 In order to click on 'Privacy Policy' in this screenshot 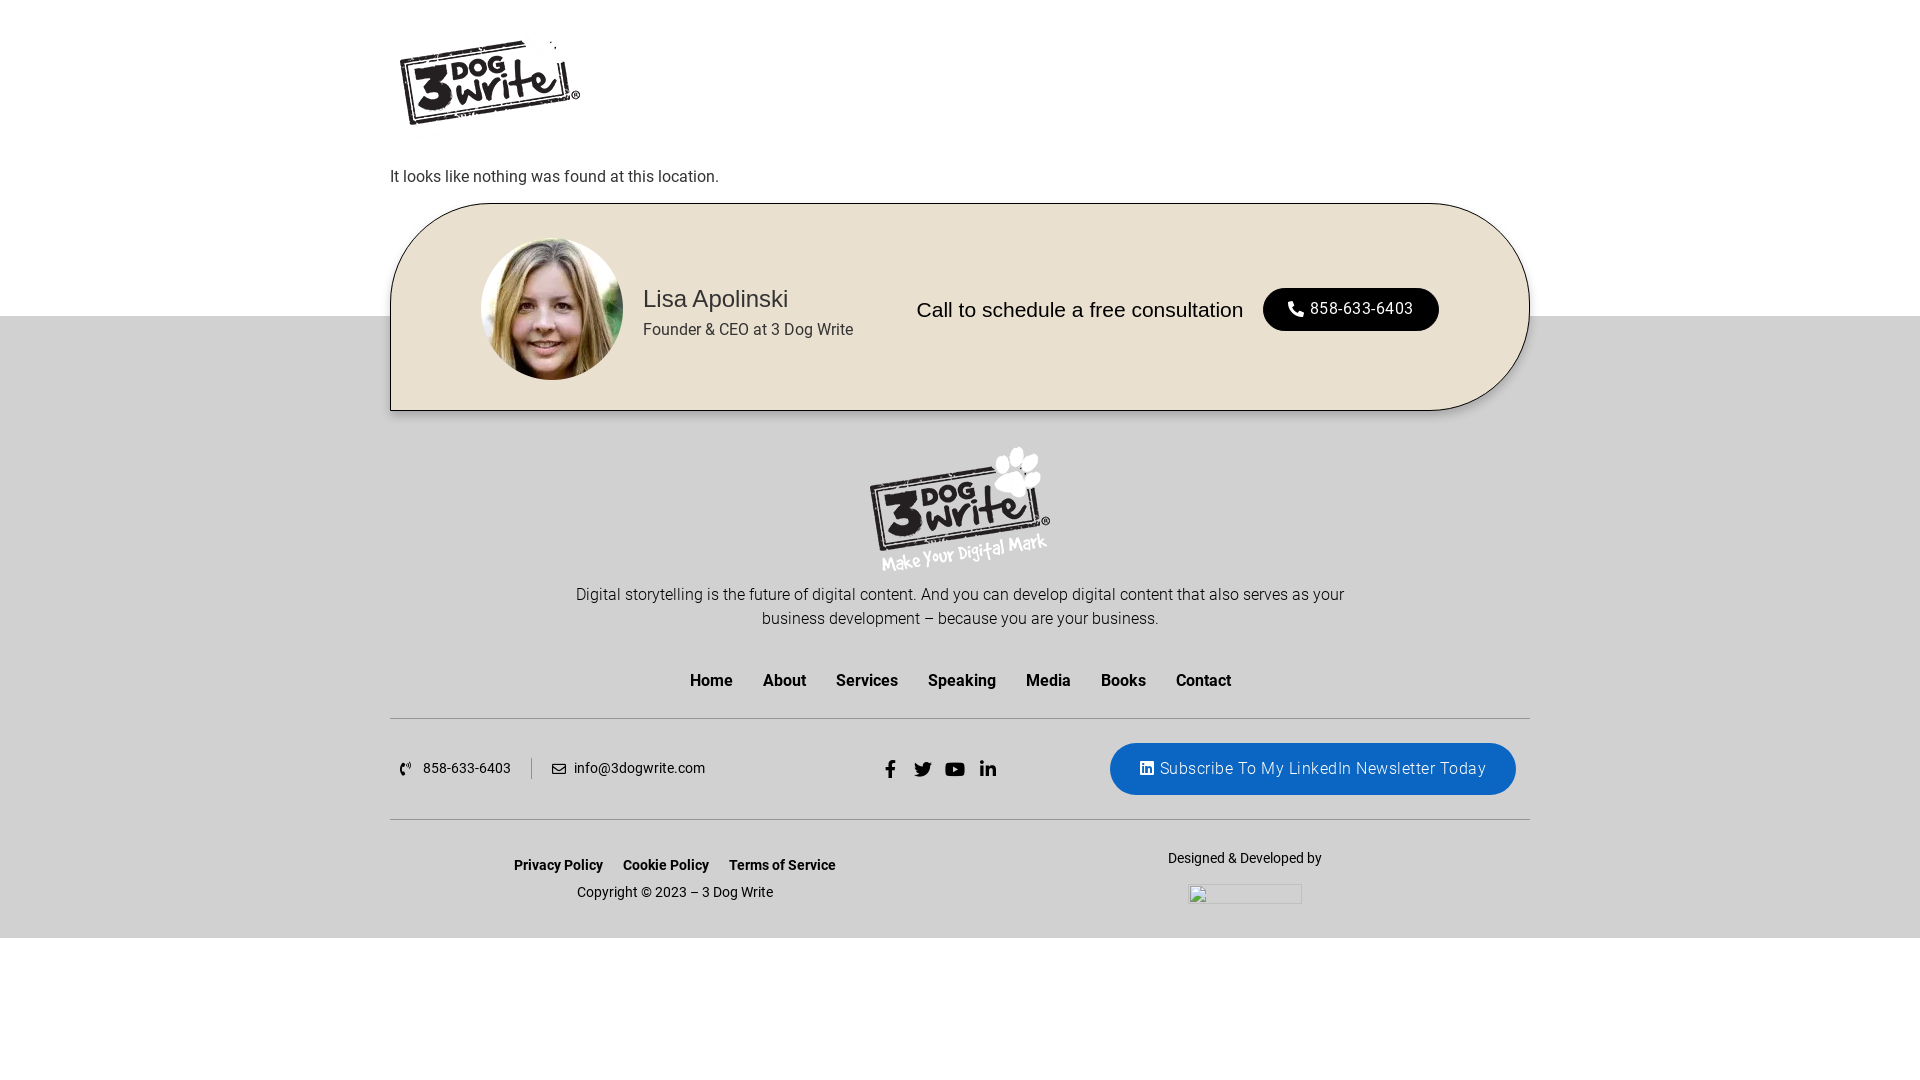, I will do `click(558, 863)`.